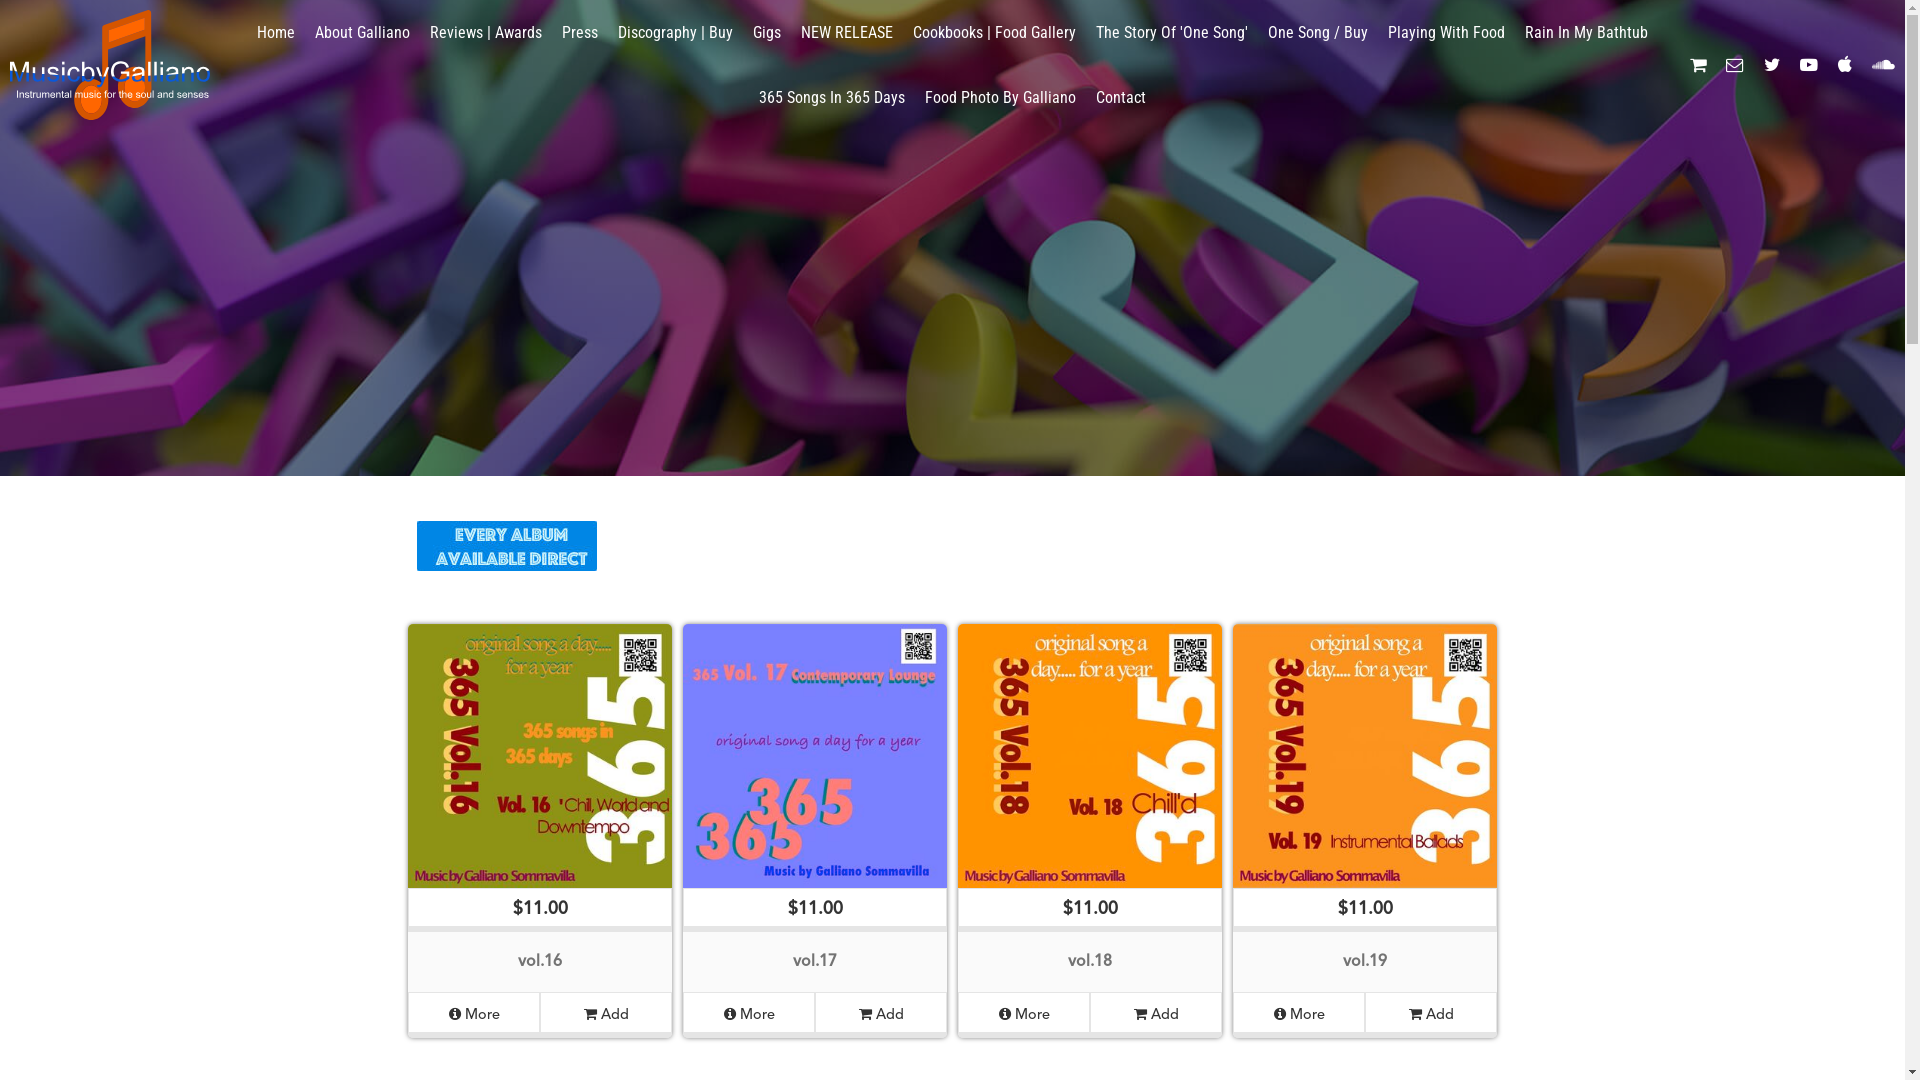 This screenshot has width=1920, height=1080. Describe the element at coordinates (1000, 97) in the screenshot. I see `'Food Photo By Galliano'` at that location.